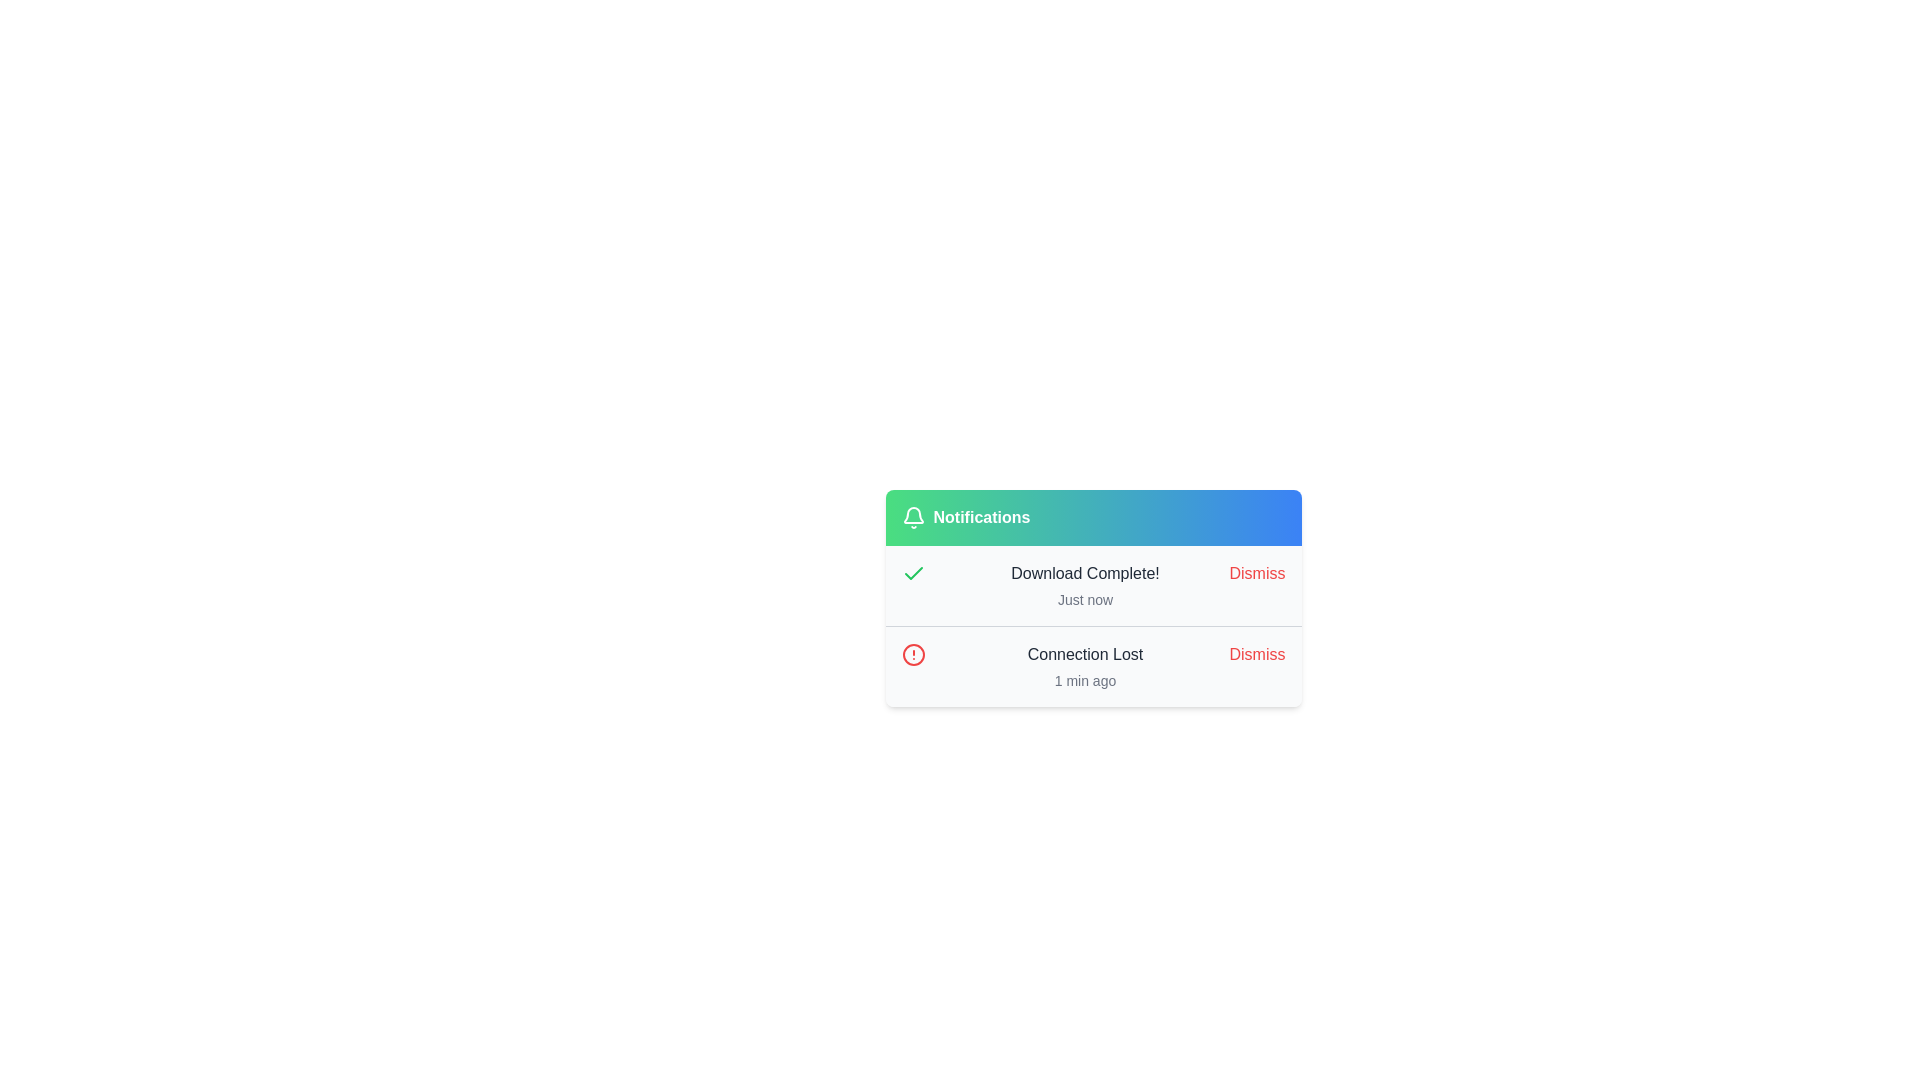  What do you see at coordinates (1084, 585) in the screenshot?
I see `message displayed in the notification indicating 'Download Complete!' located under the 'Notifications' heading` at bounding box center [1084, 585].